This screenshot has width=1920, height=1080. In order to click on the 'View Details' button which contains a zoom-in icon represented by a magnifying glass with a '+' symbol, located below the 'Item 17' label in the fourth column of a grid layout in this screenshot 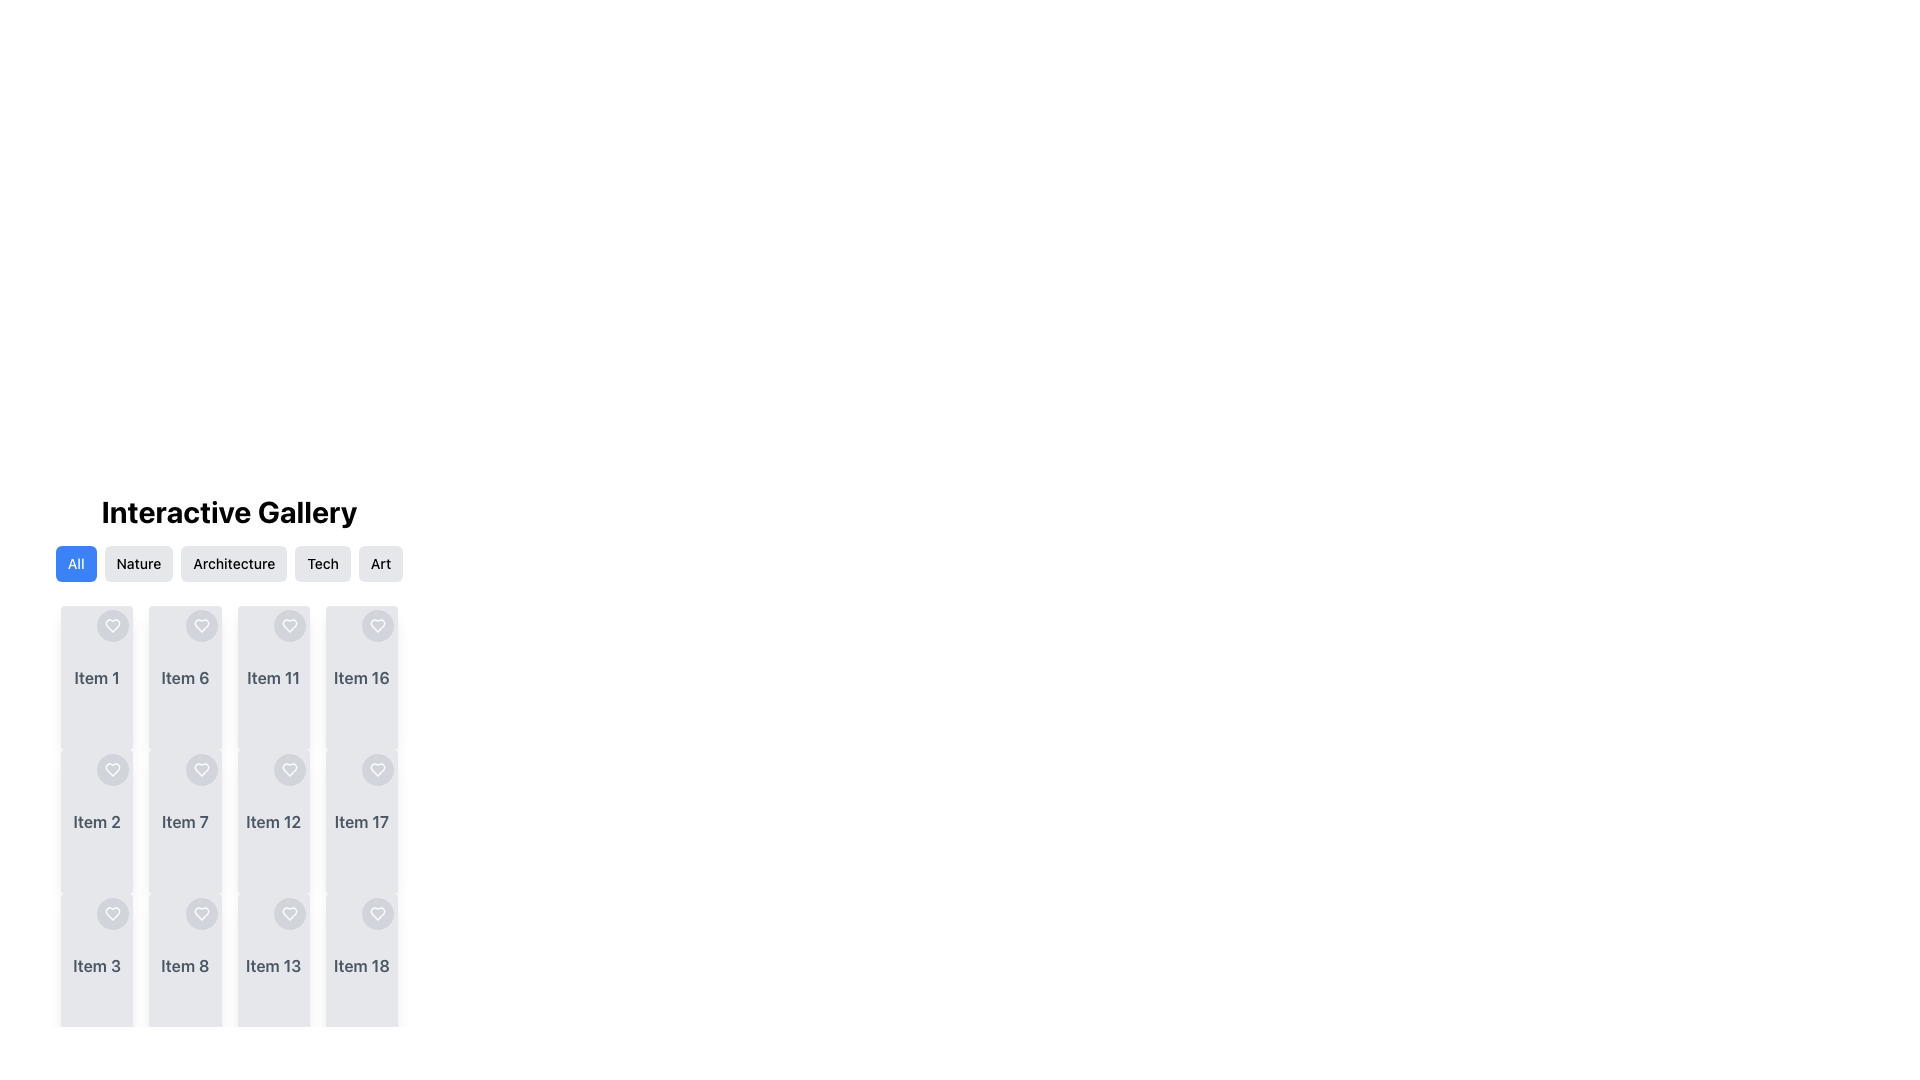, I will do `click(330, 821)`.